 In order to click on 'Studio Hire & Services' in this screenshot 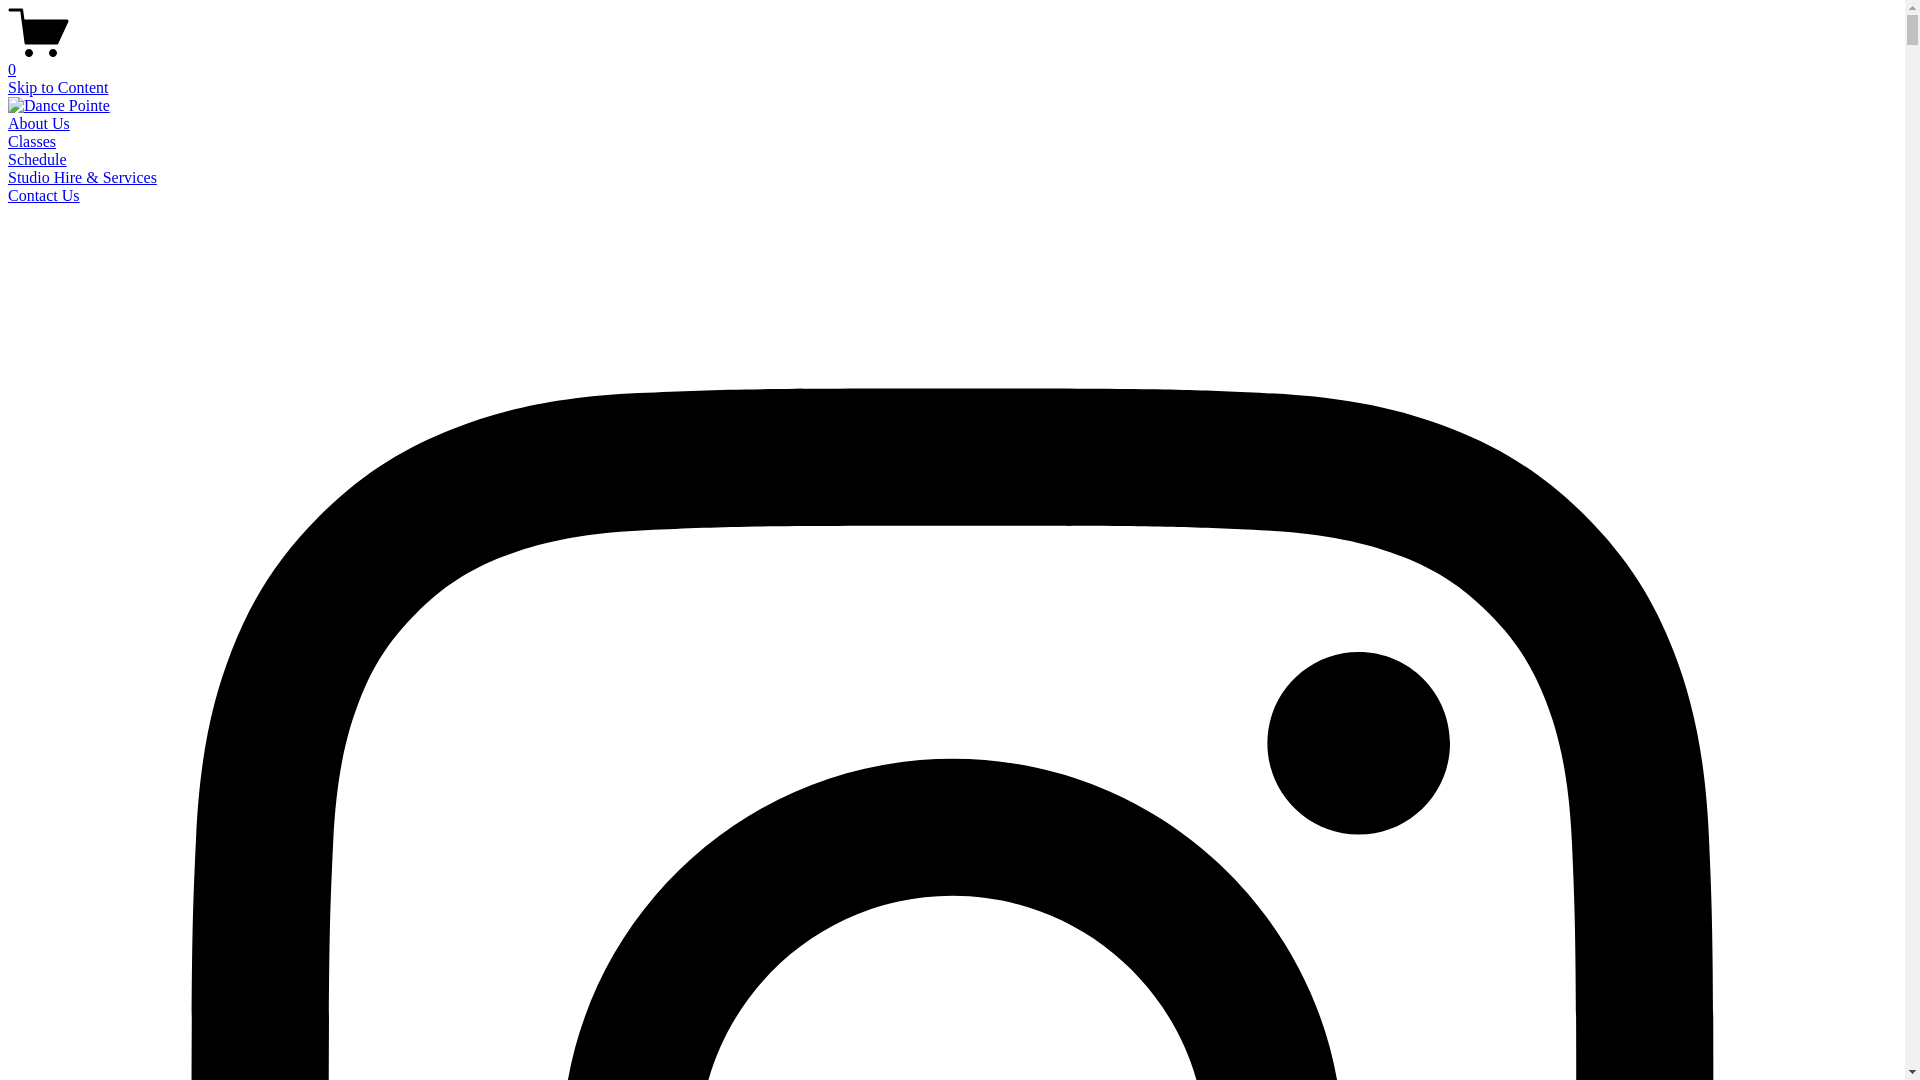, I will do `click(81, 176)`.